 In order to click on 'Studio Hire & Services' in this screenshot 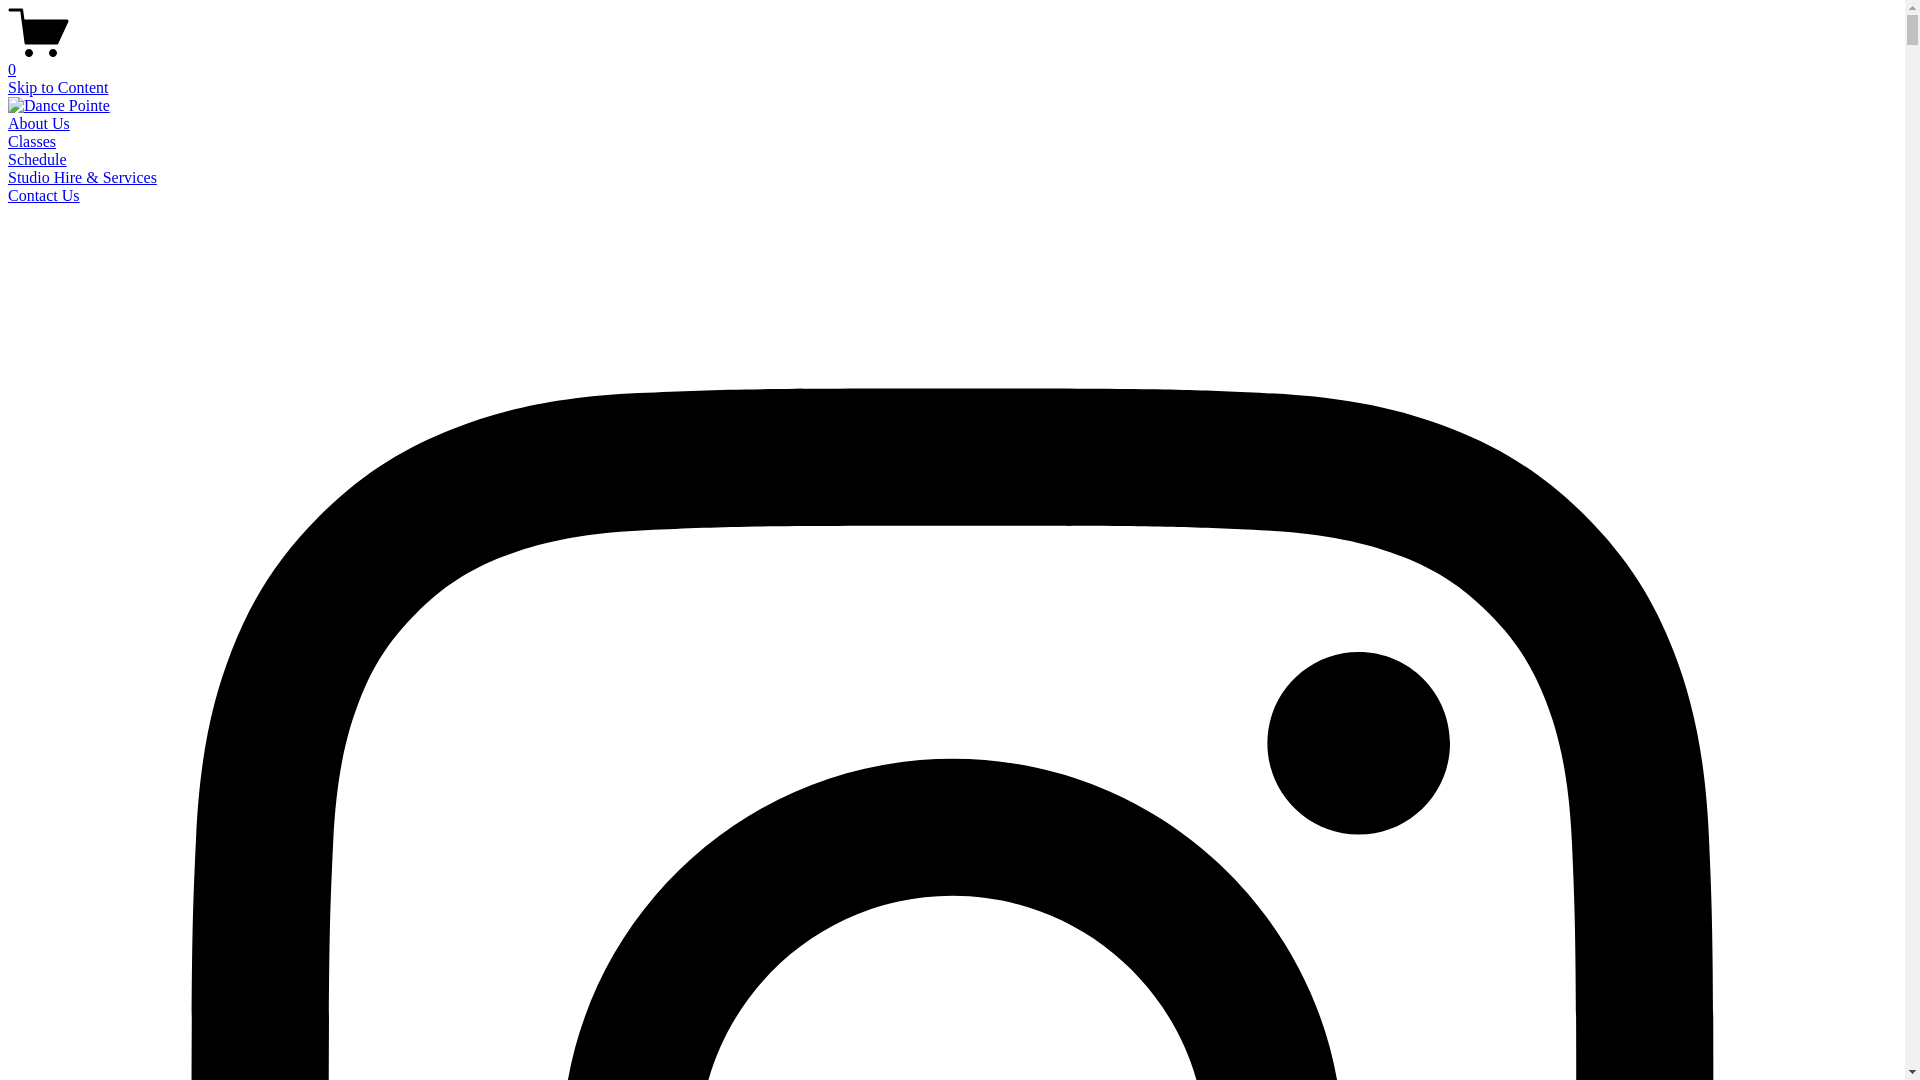, I will do `click(81, 176)`.